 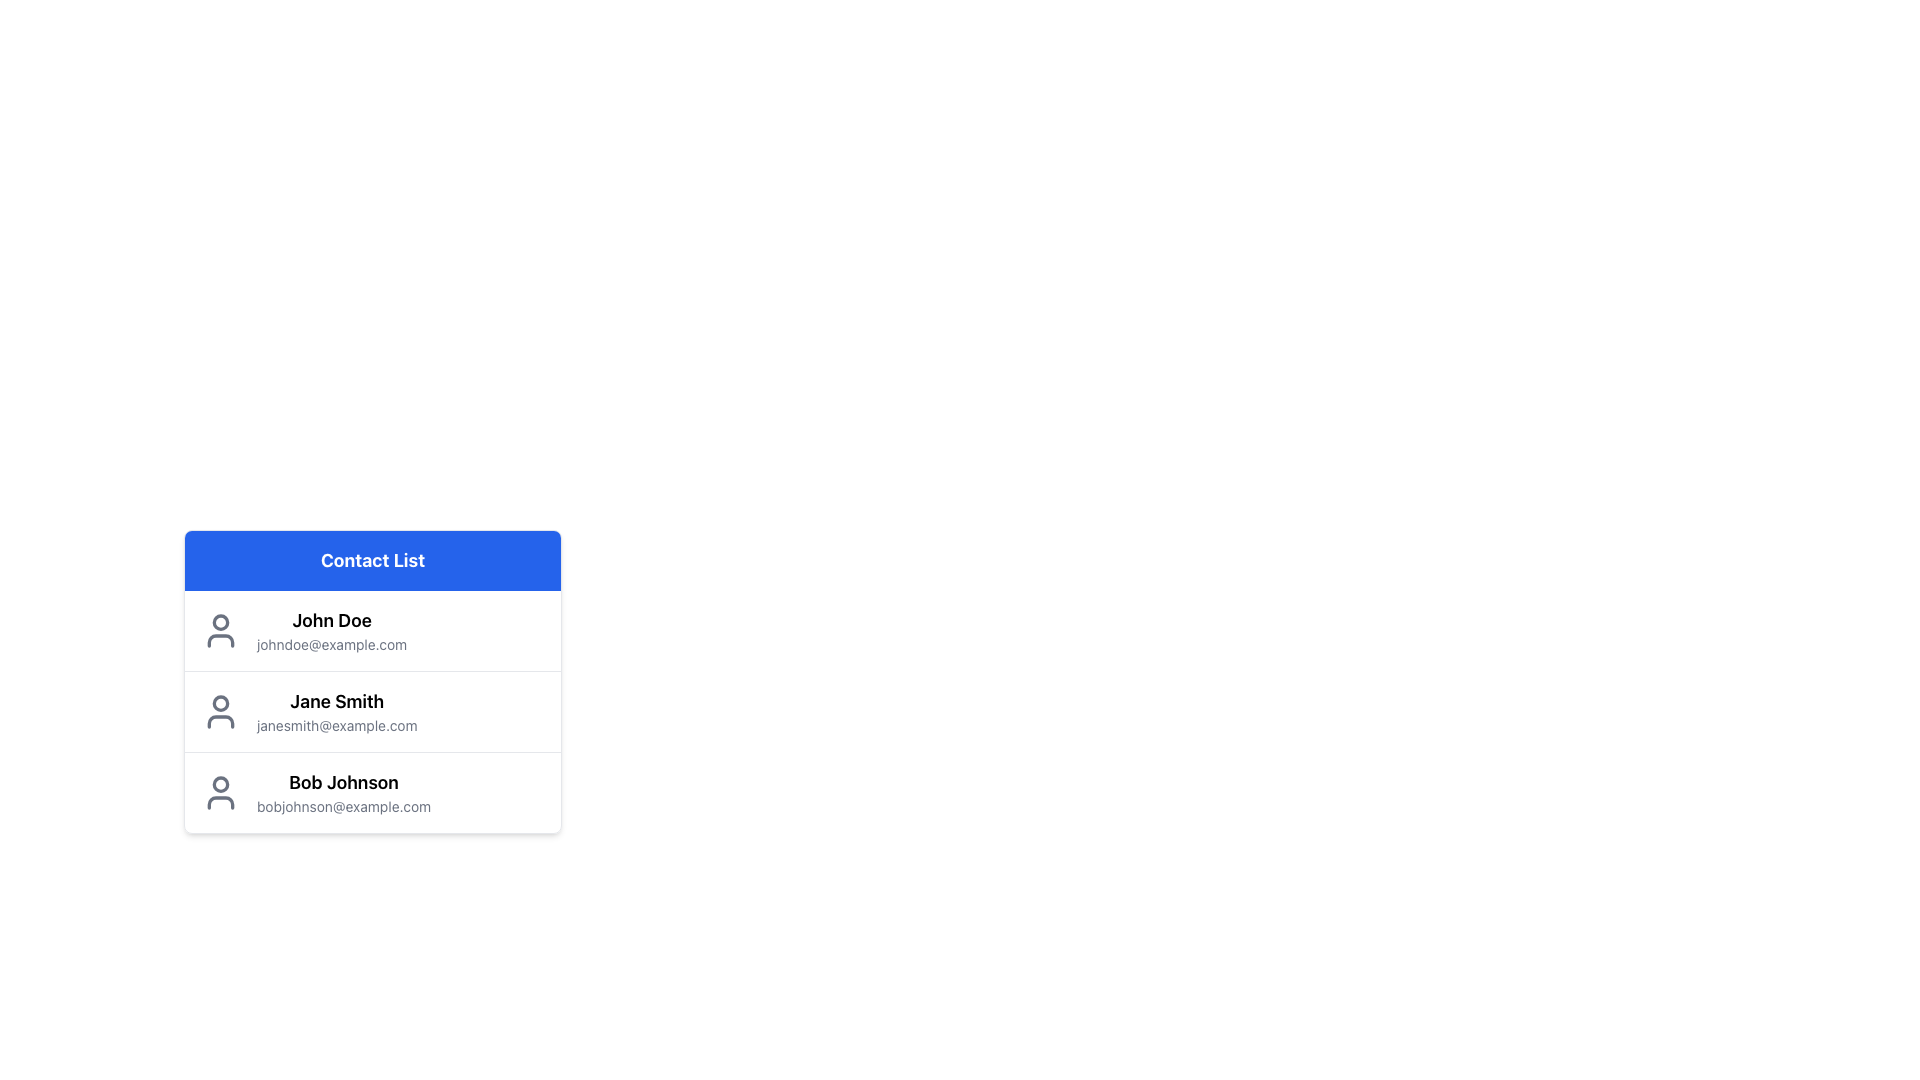 What do you see at coordinates (344, 792) in the screenshot?
I see `contact information displayed in the third row of the contact list, which includes the name and email address of the individual` at bounding box center [344, 792].